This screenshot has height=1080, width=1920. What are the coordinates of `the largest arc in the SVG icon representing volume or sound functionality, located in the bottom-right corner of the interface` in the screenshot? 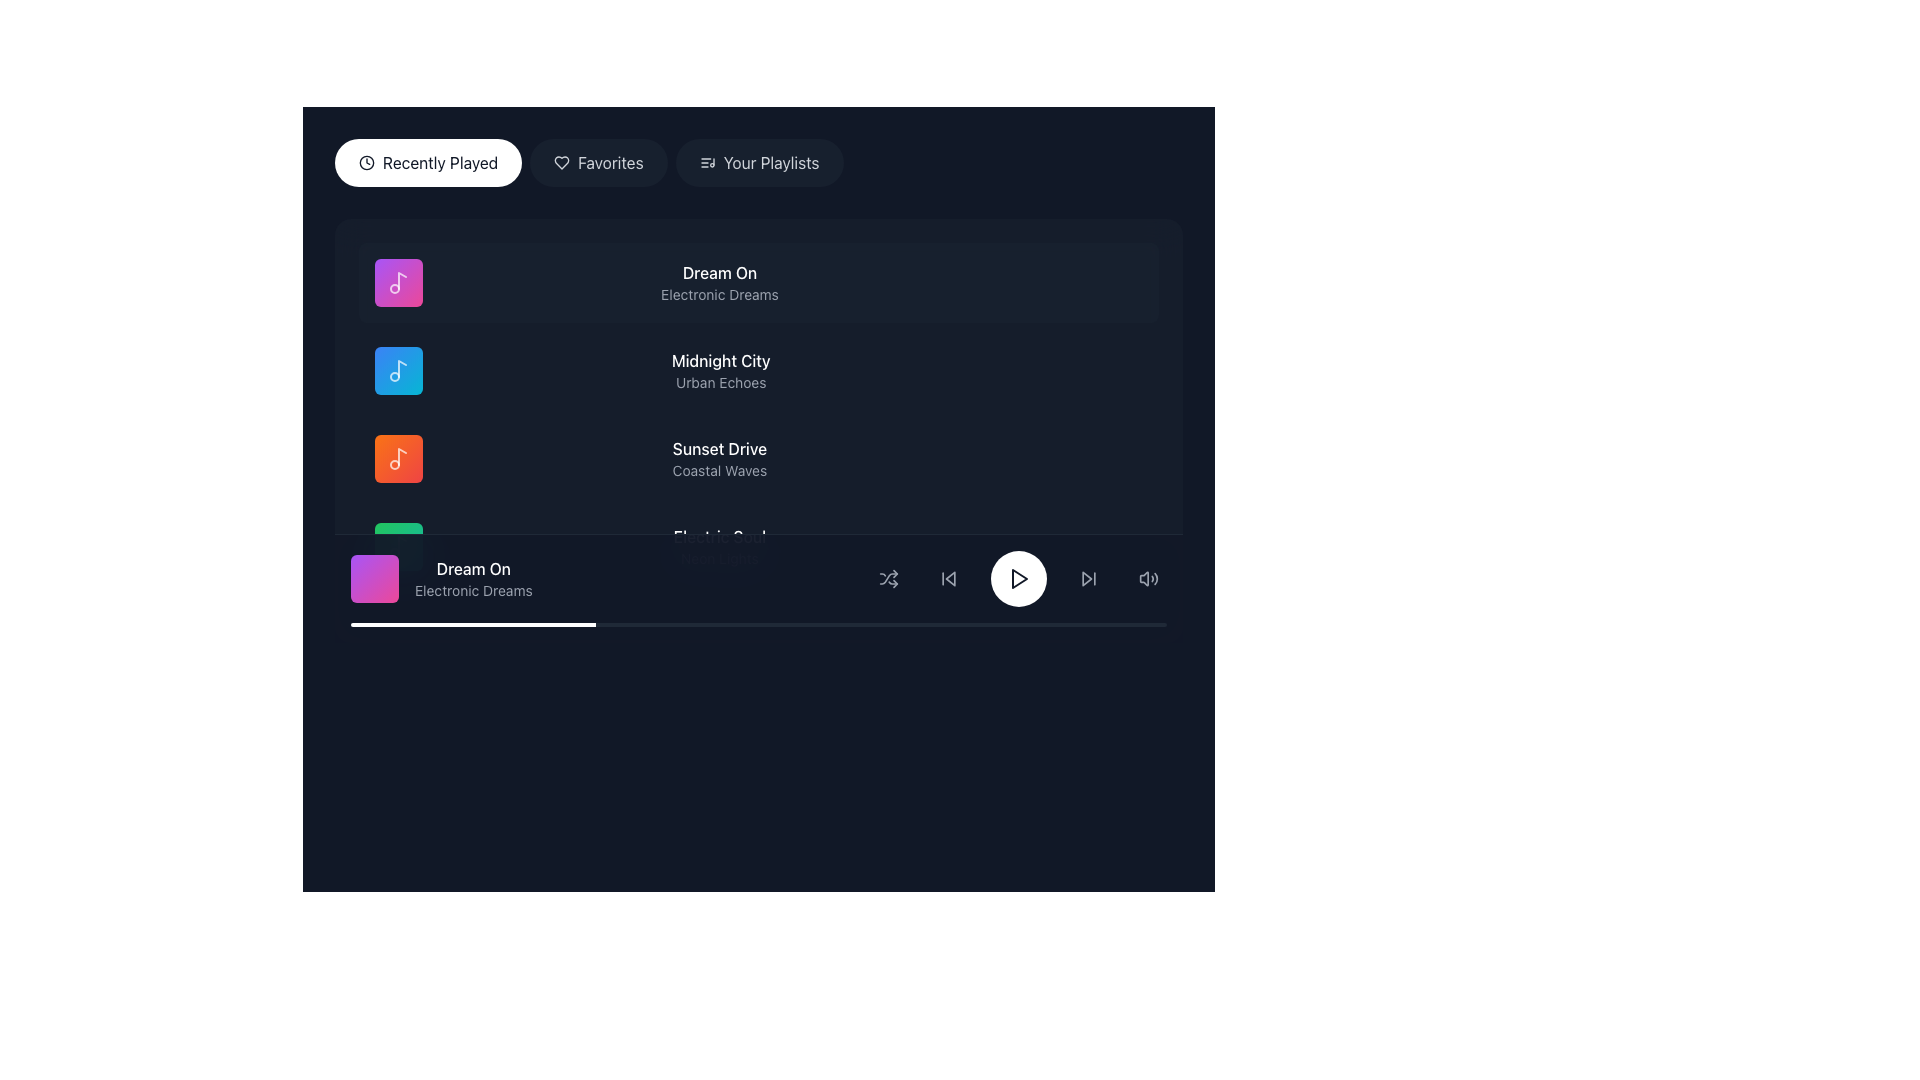 It's located at (1156, 578).